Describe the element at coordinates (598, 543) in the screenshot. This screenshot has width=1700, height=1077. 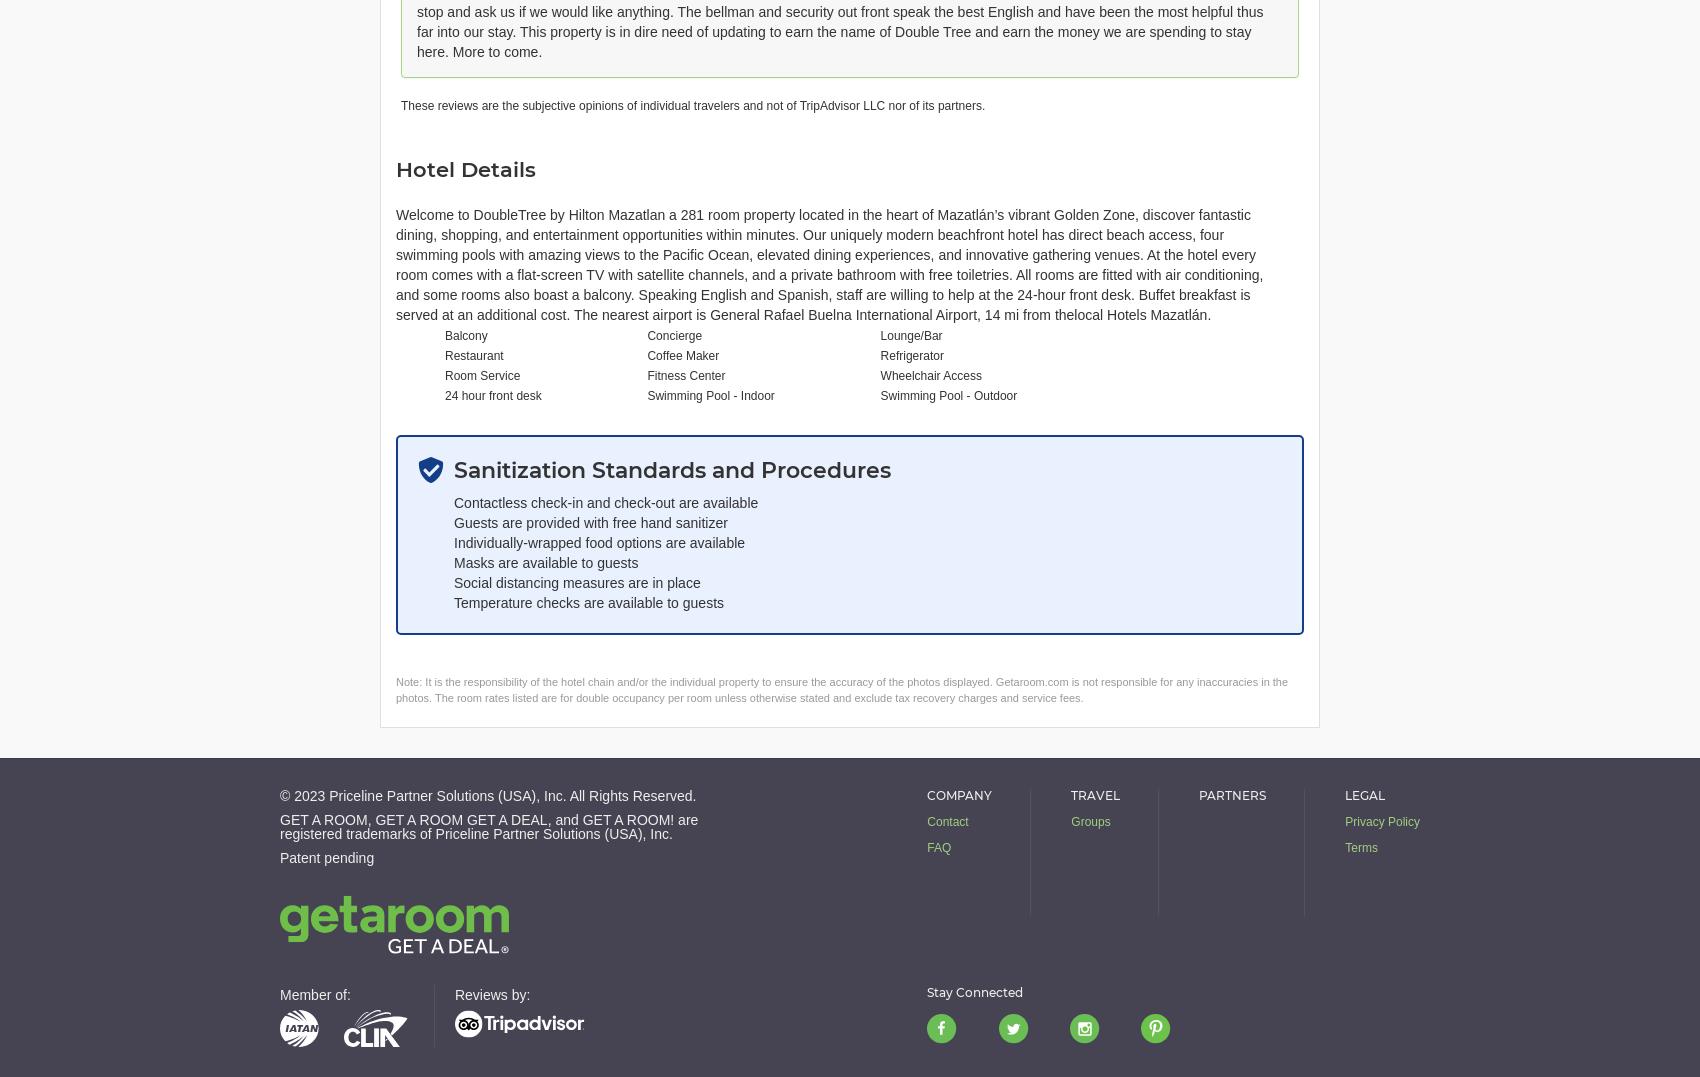
I see `'Individually-wrapped food options are available'` at that location.